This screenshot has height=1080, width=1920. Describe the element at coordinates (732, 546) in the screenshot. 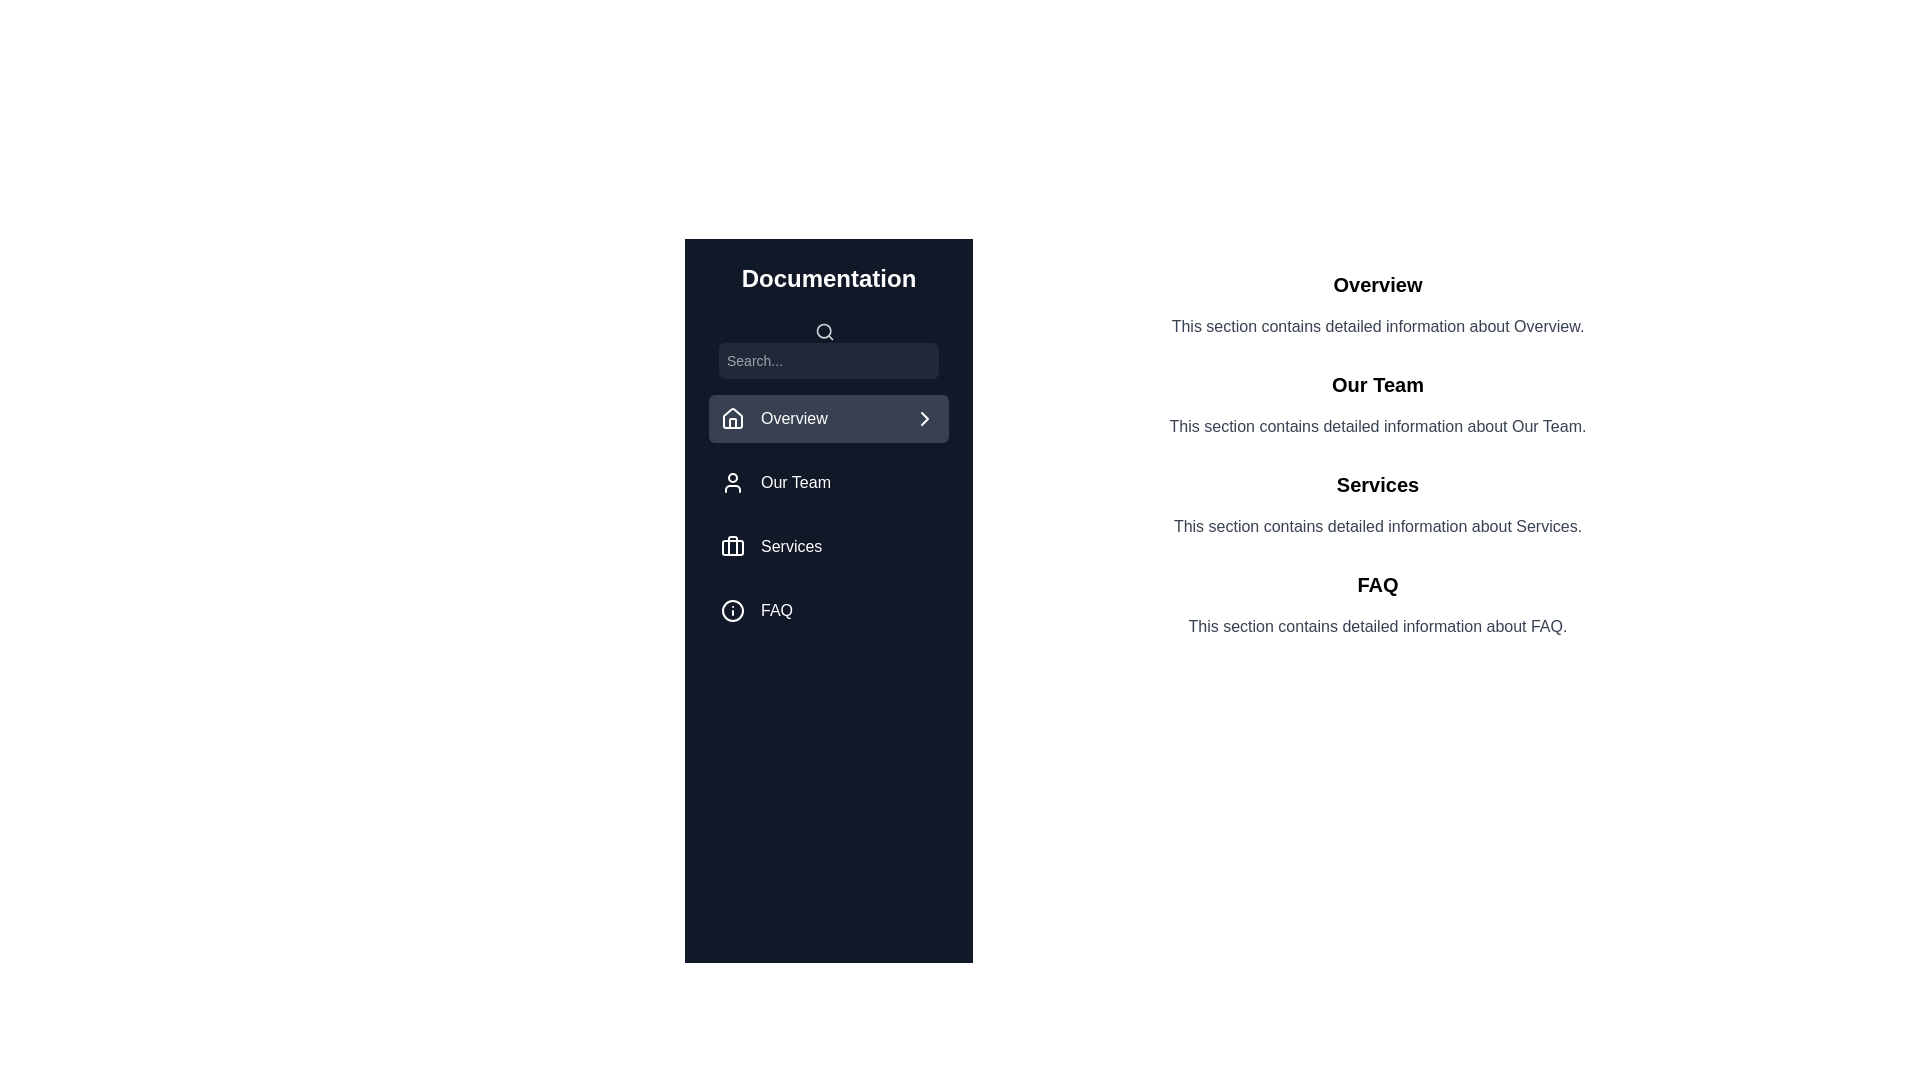

I see `the vertical narrow rectangle that is part of the briefcase icon in the 'Services' menu option located in the sidebar navigation` at that location.